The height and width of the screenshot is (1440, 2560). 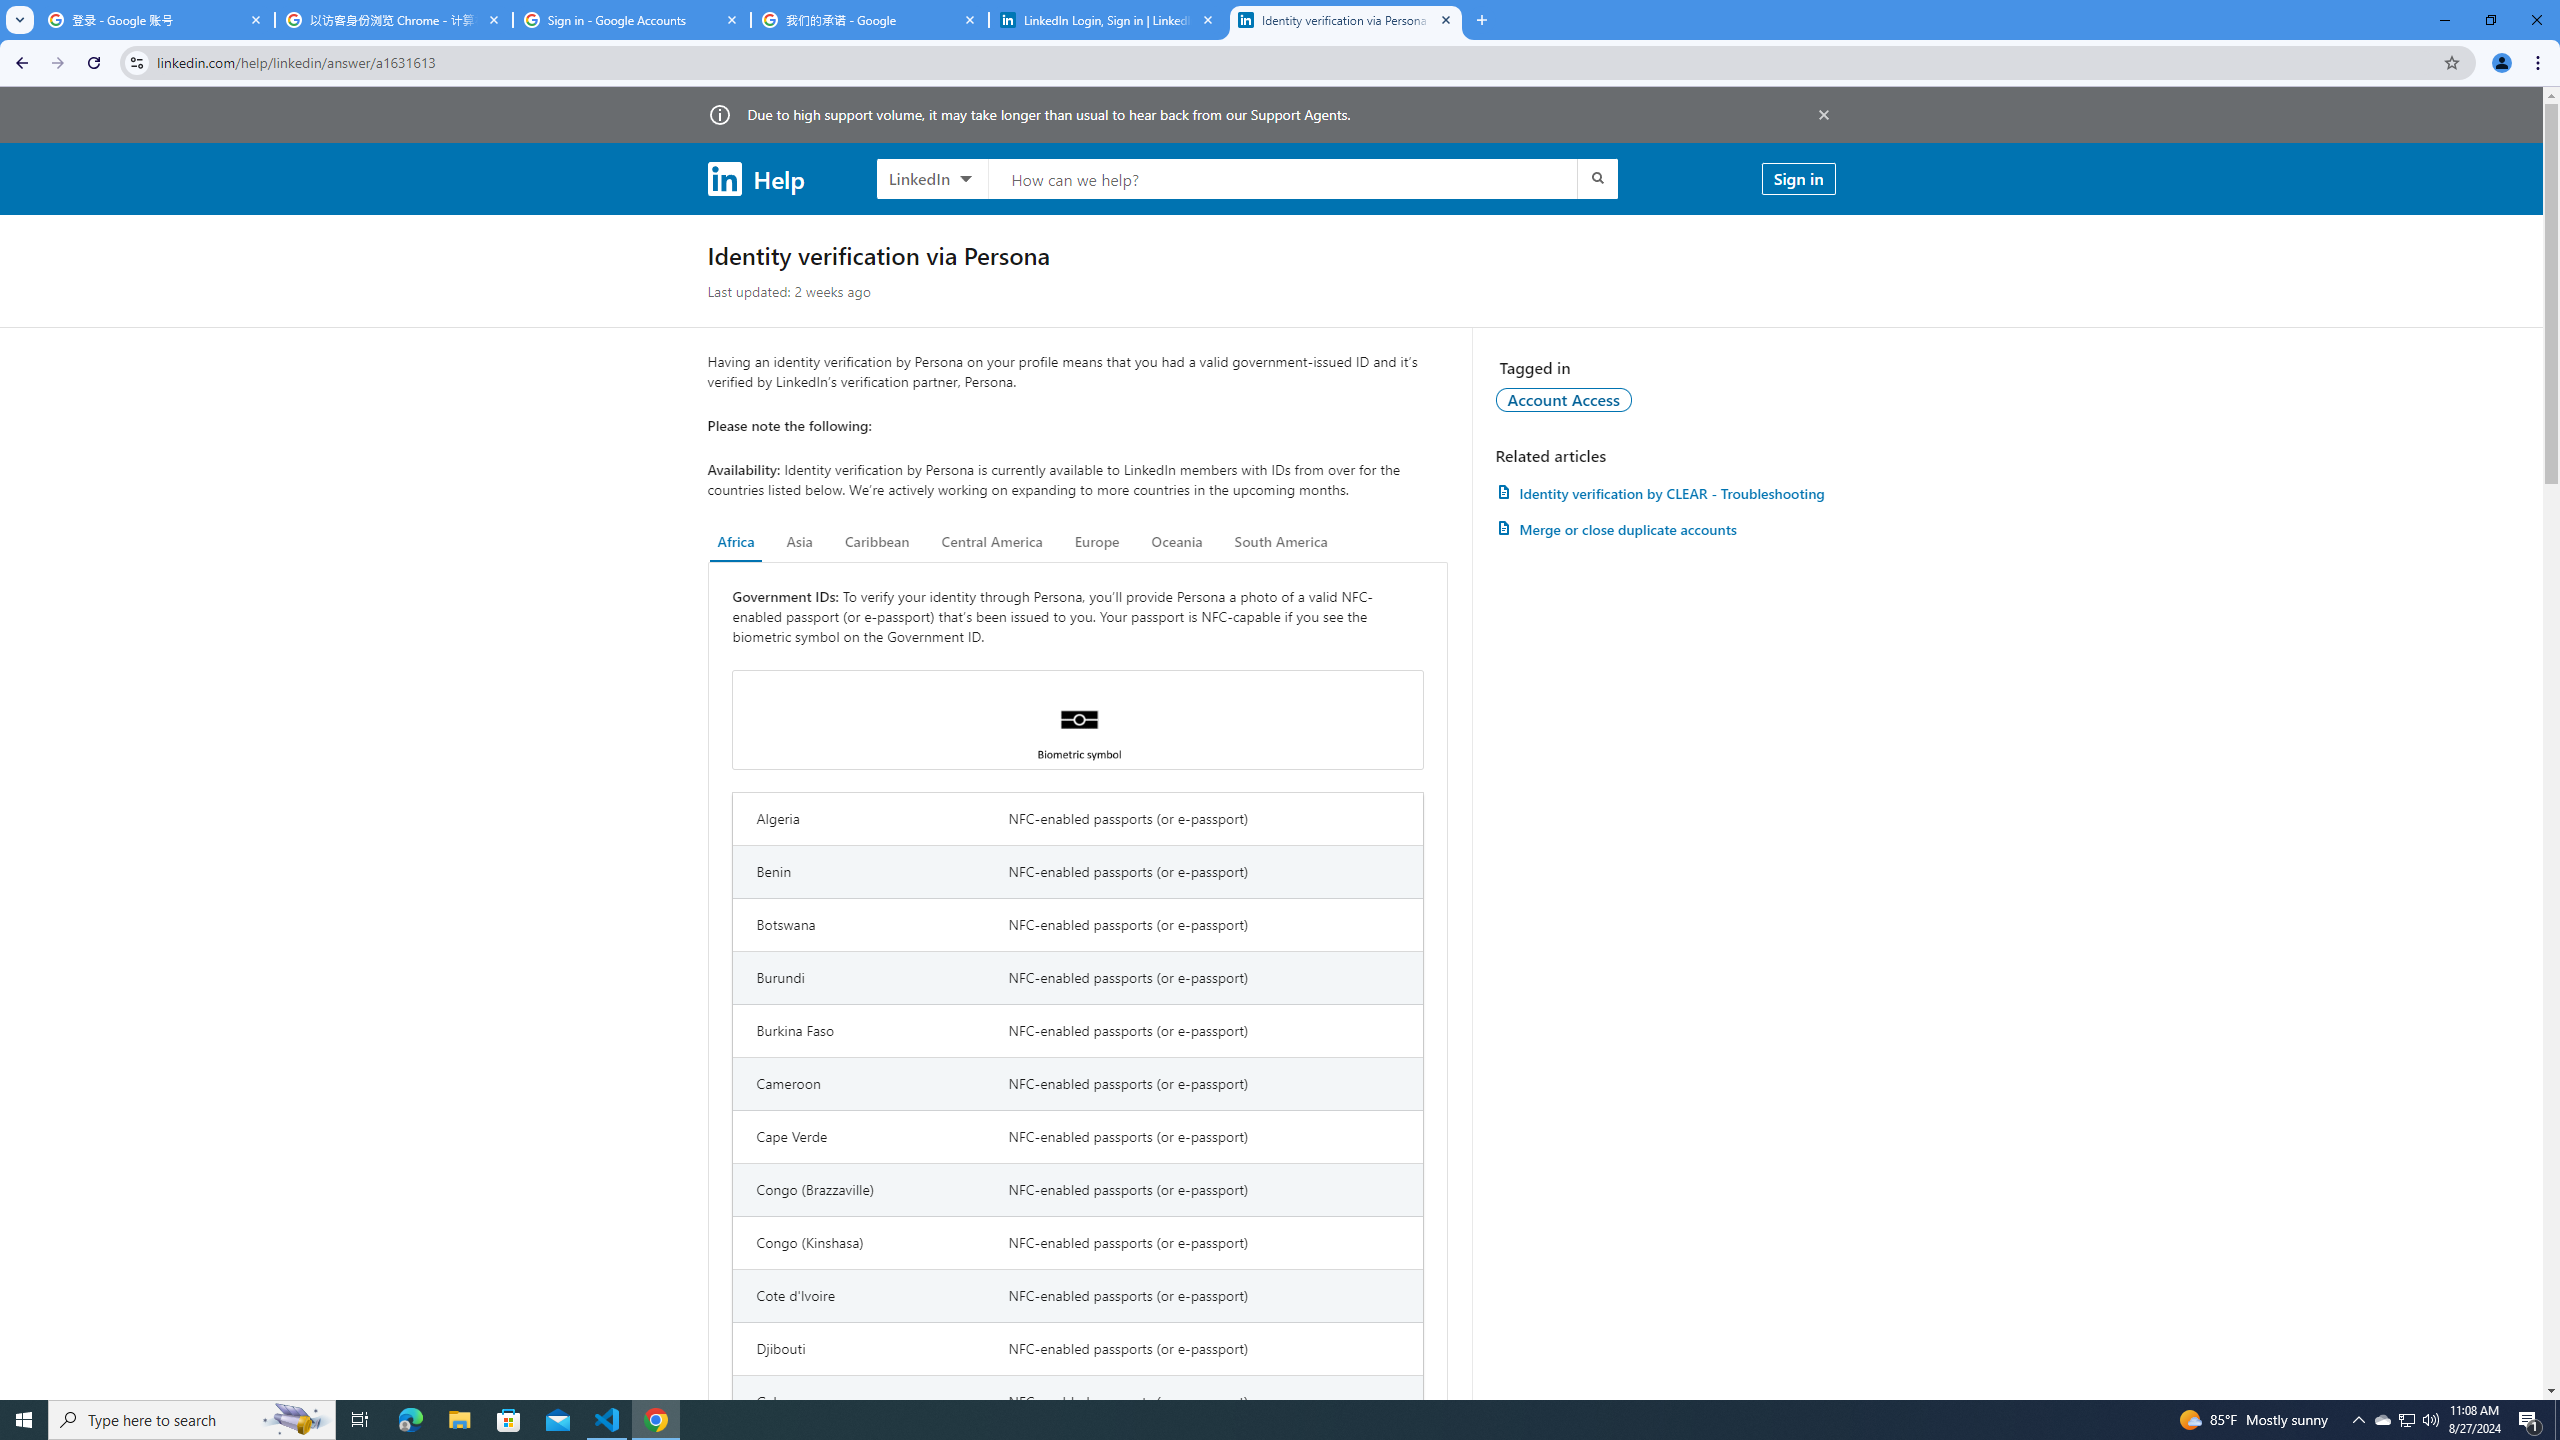 I want to click on 'LinkedIn Login, Sign in | LinkedIn', so click(x=1108, y=19).